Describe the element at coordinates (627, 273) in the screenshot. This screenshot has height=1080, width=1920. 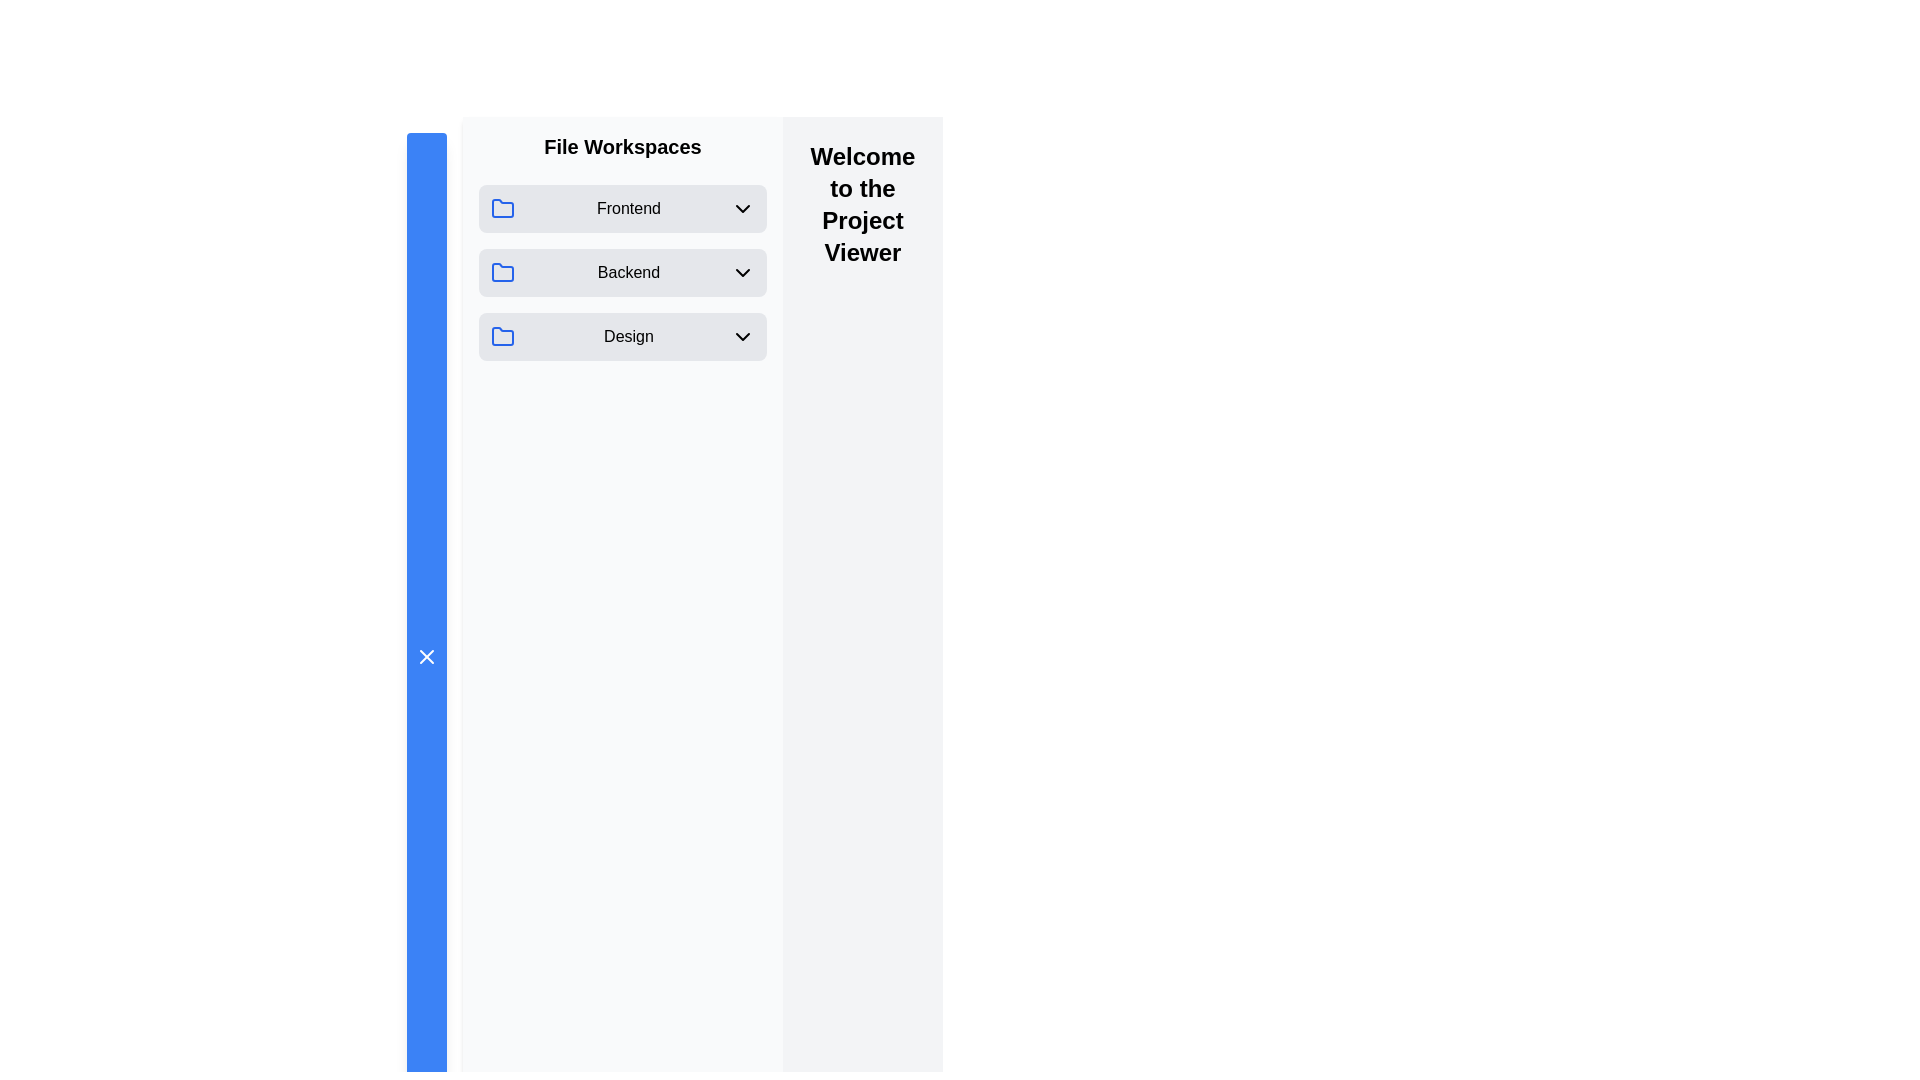
I see `the static text label that identifies the 'Backend' section, located between a blue folder icon and a downward arrow icon in the 'File Workspaces' list` at that location.